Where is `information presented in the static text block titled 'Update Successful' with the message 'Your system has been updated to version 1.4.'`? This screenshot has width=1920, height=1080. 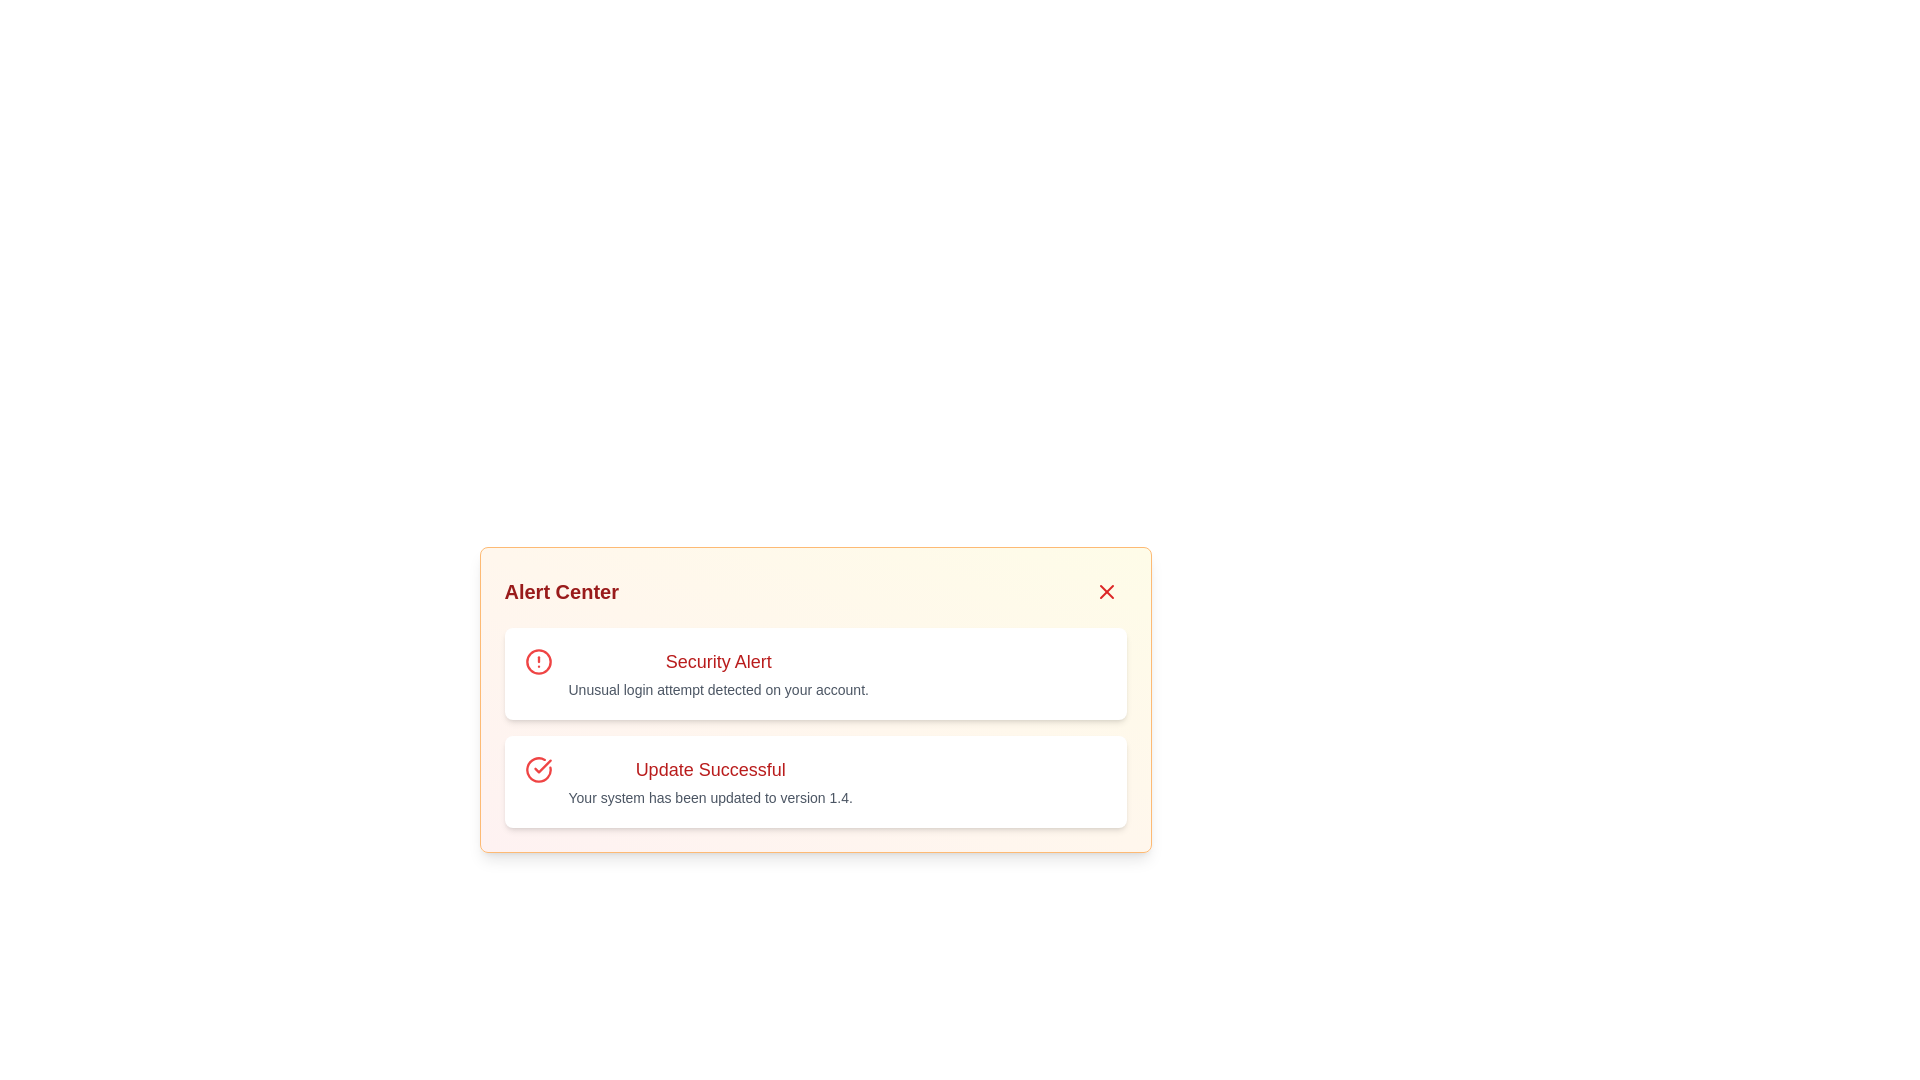
information presented in the static text block titled 'Update Successful' with the message 'Your system has been updated to version 1.4.' is located at coordinates (710, 781).